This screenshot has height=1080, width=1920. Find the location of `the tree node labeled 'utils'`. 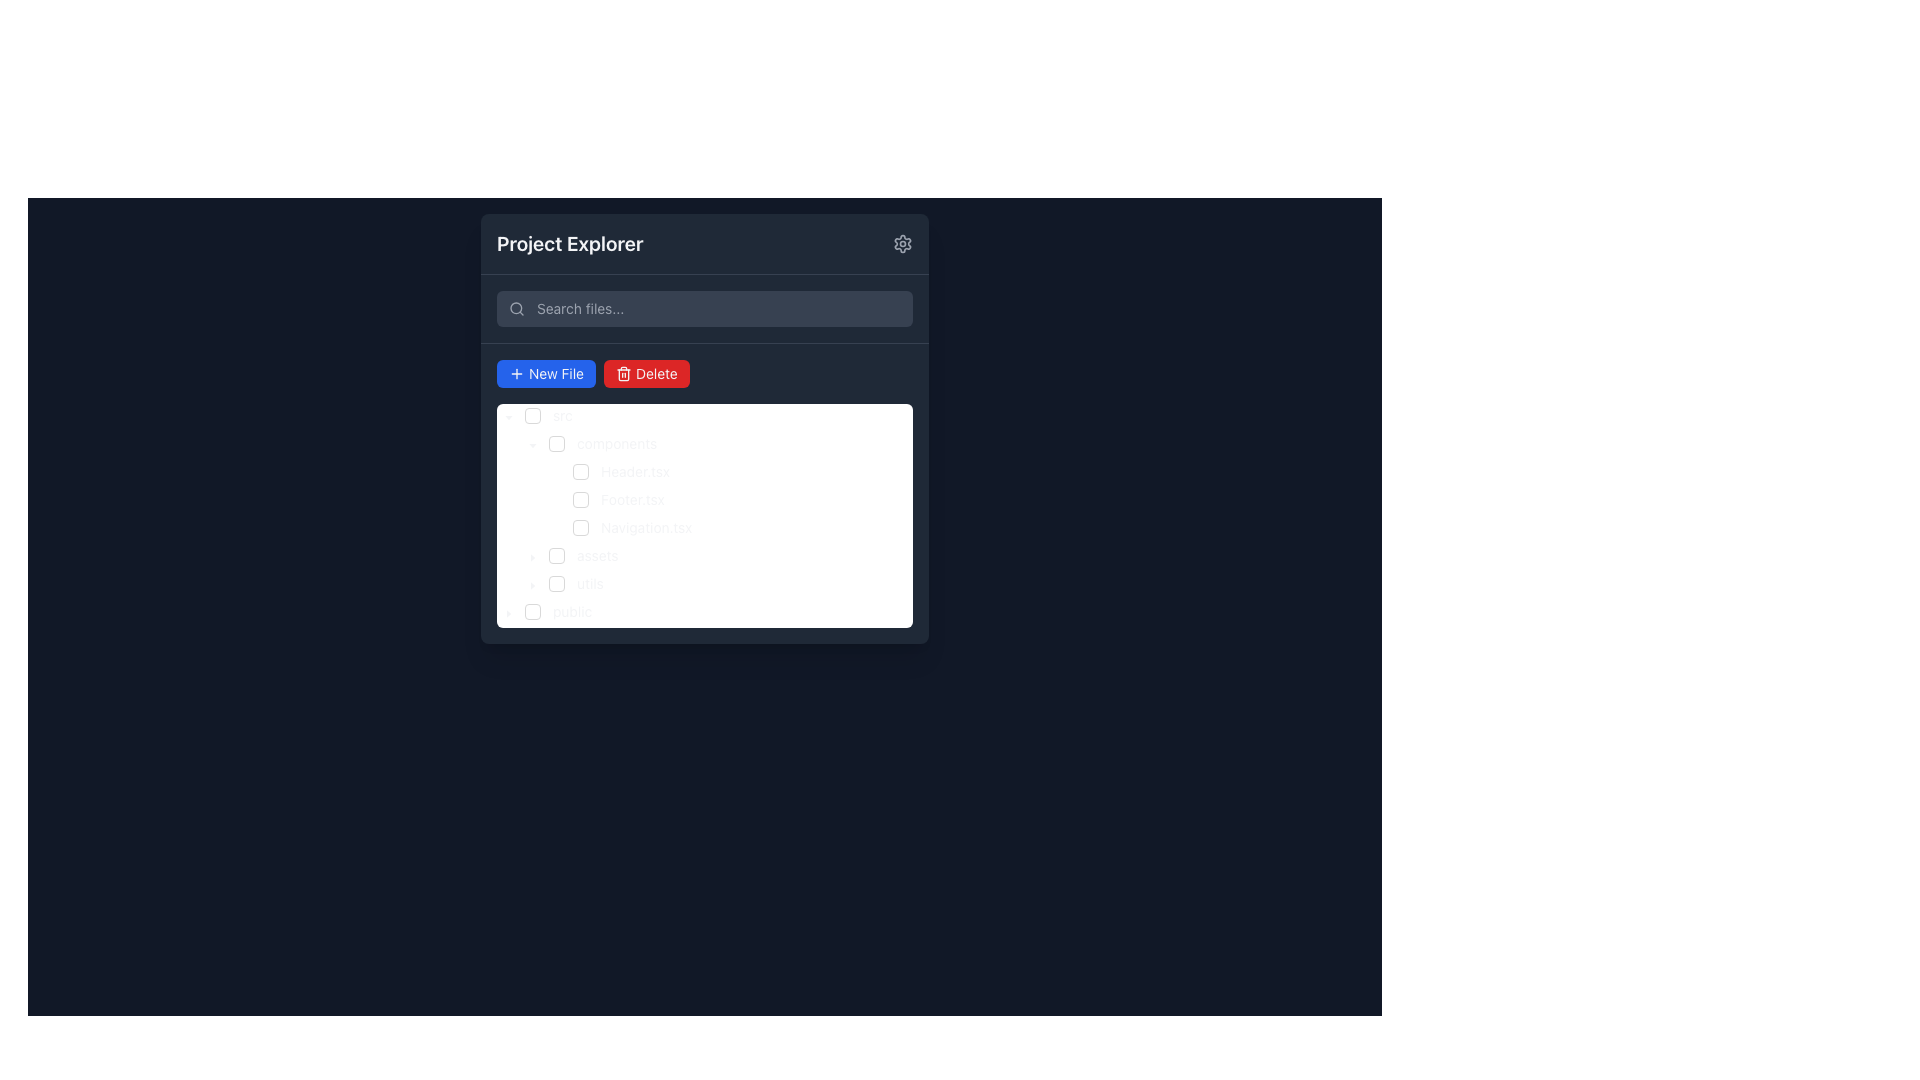

the tree node labeled 'utils' is located at coordinates (554, 583).